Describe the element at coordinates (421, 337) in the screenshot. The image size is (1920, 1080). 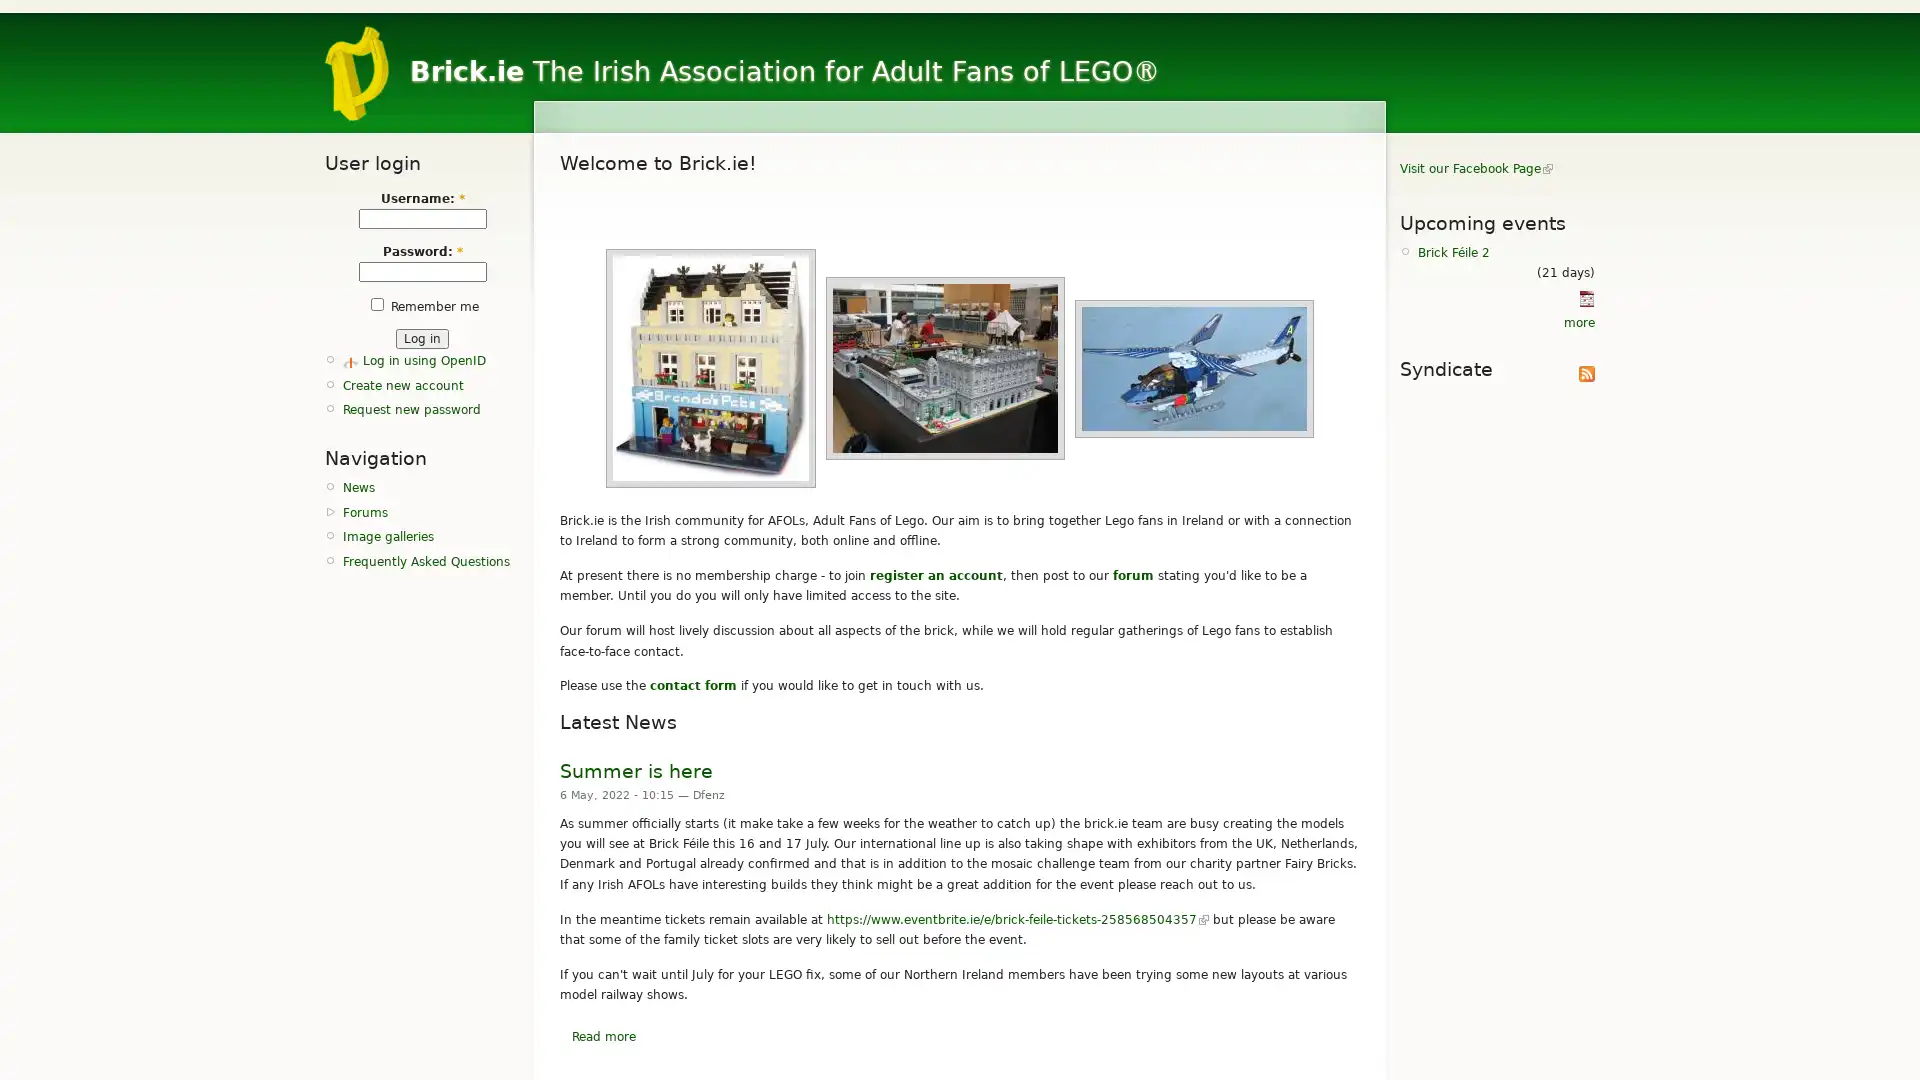
I see `Log in` at that location.